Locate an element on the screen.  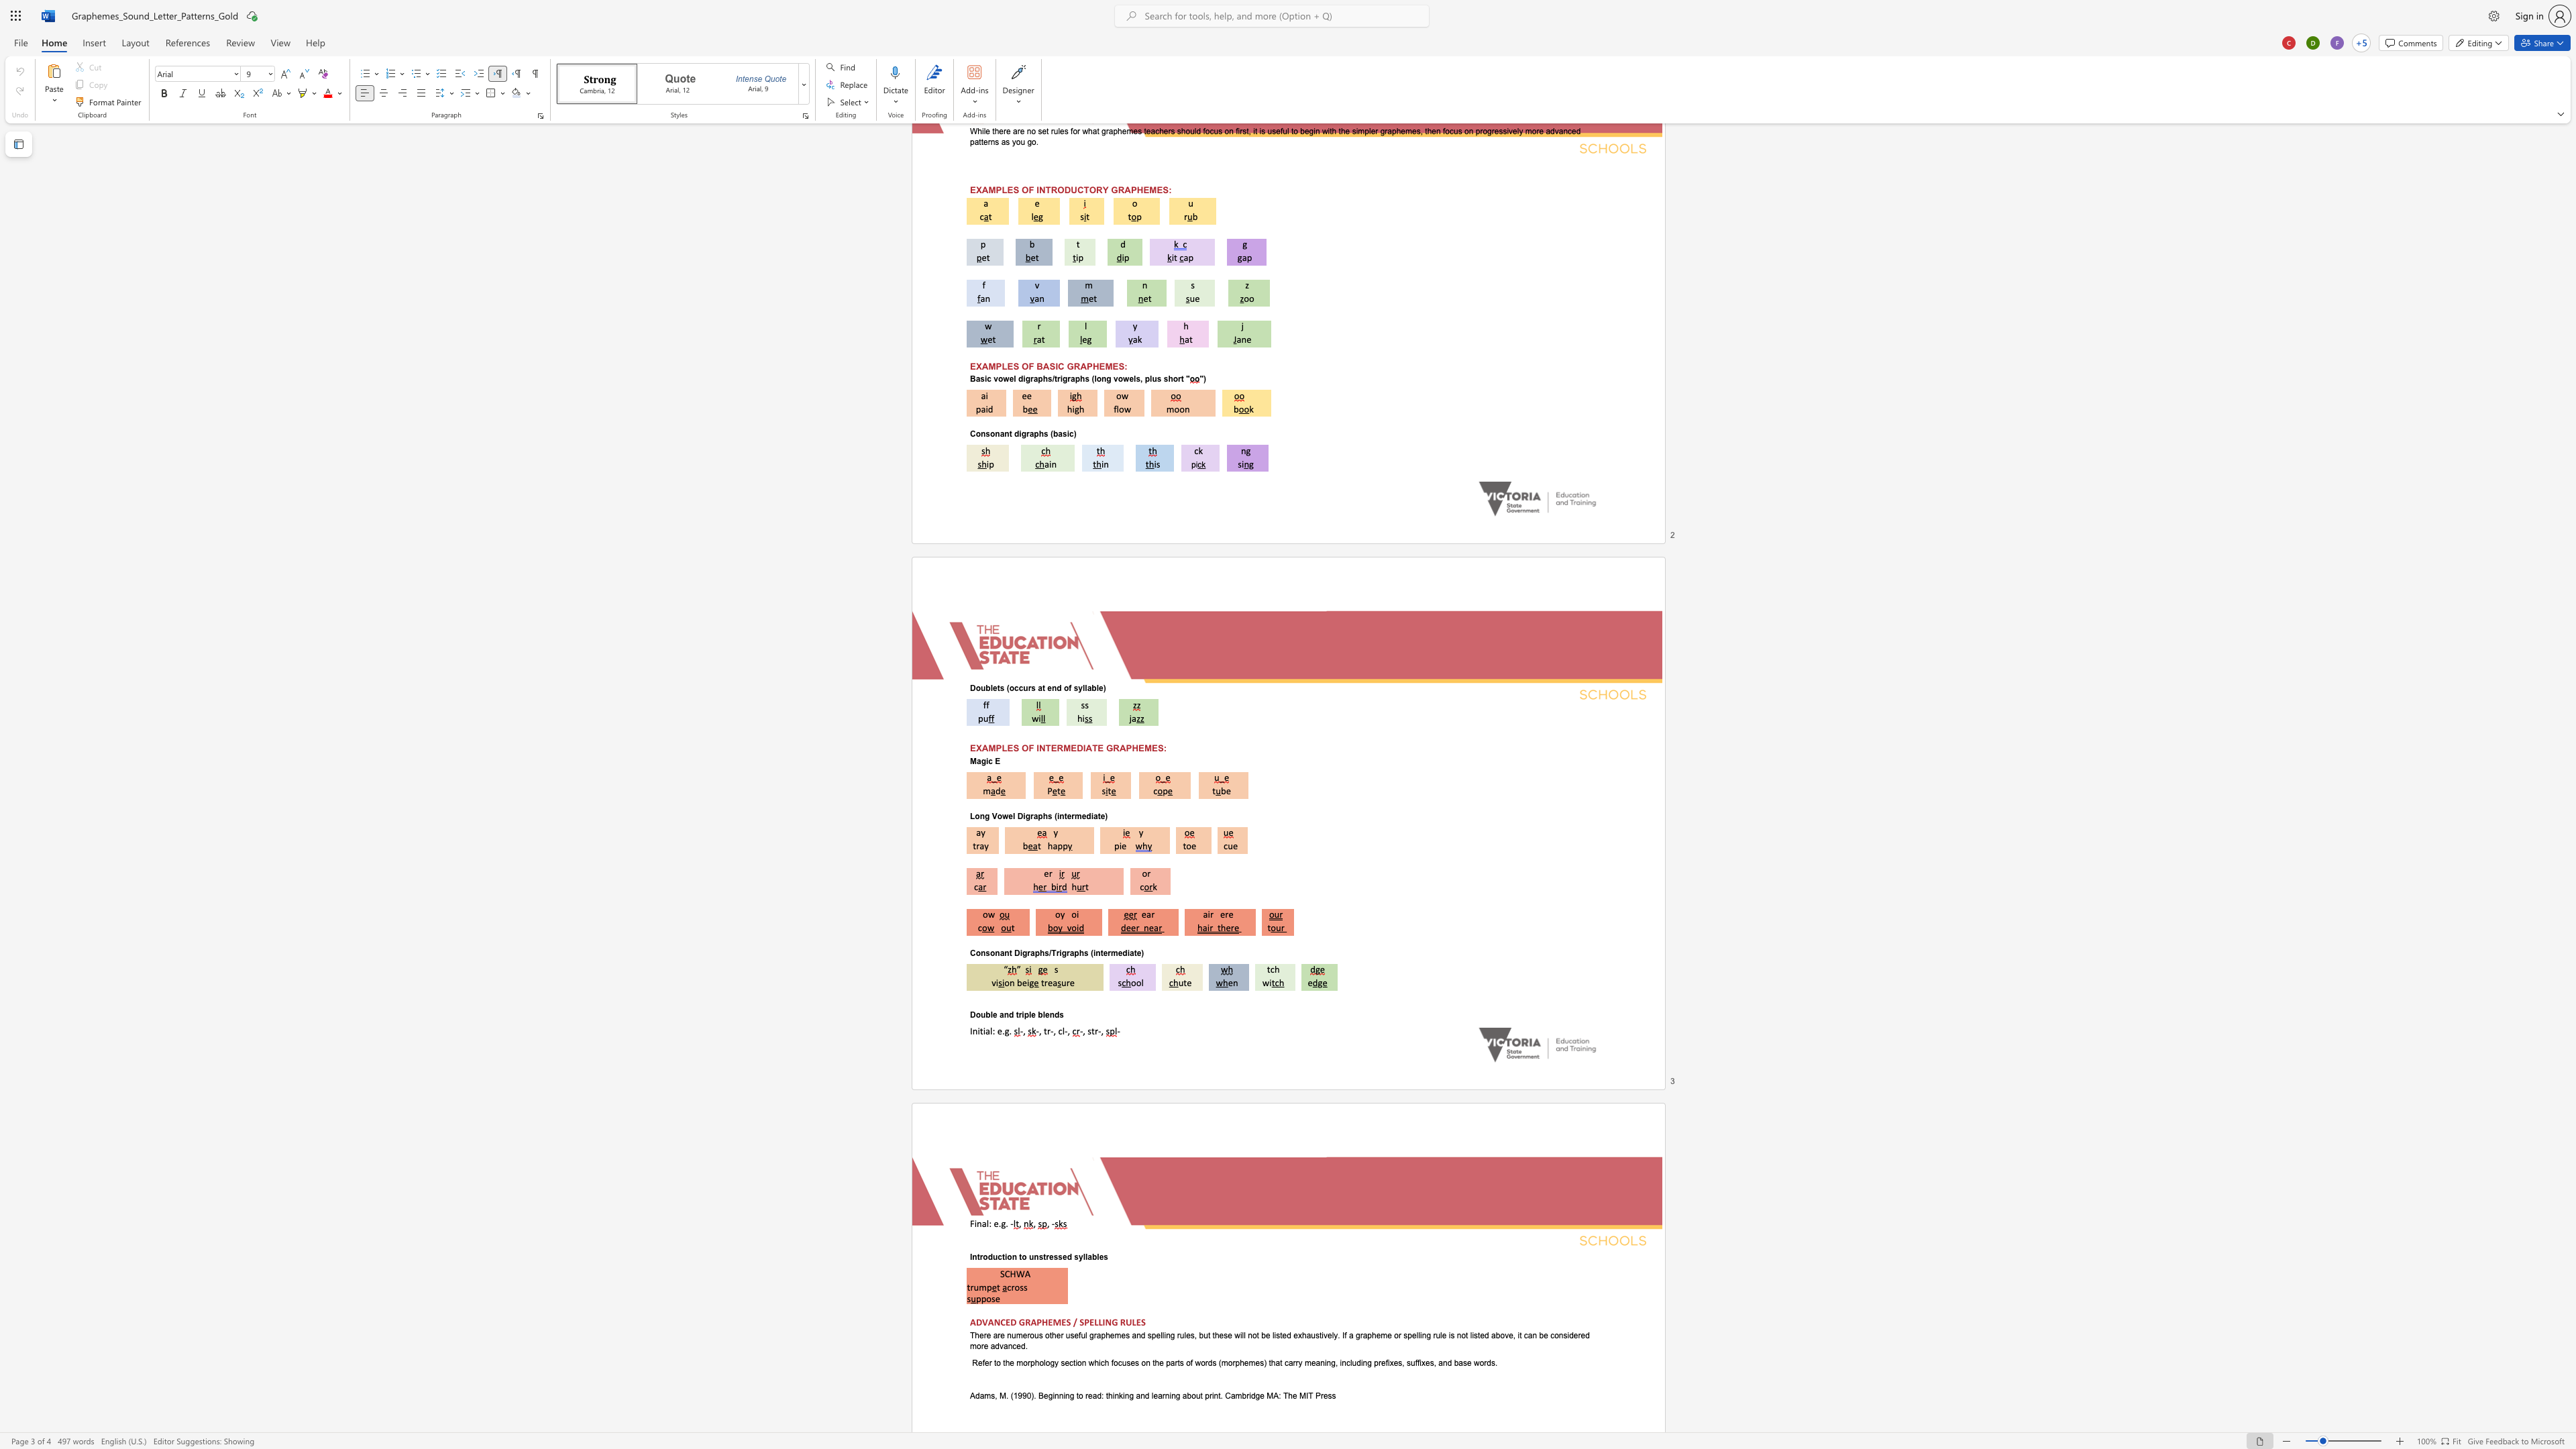
the 2th character "M" in the text is located at coordinates (1269, 1395).